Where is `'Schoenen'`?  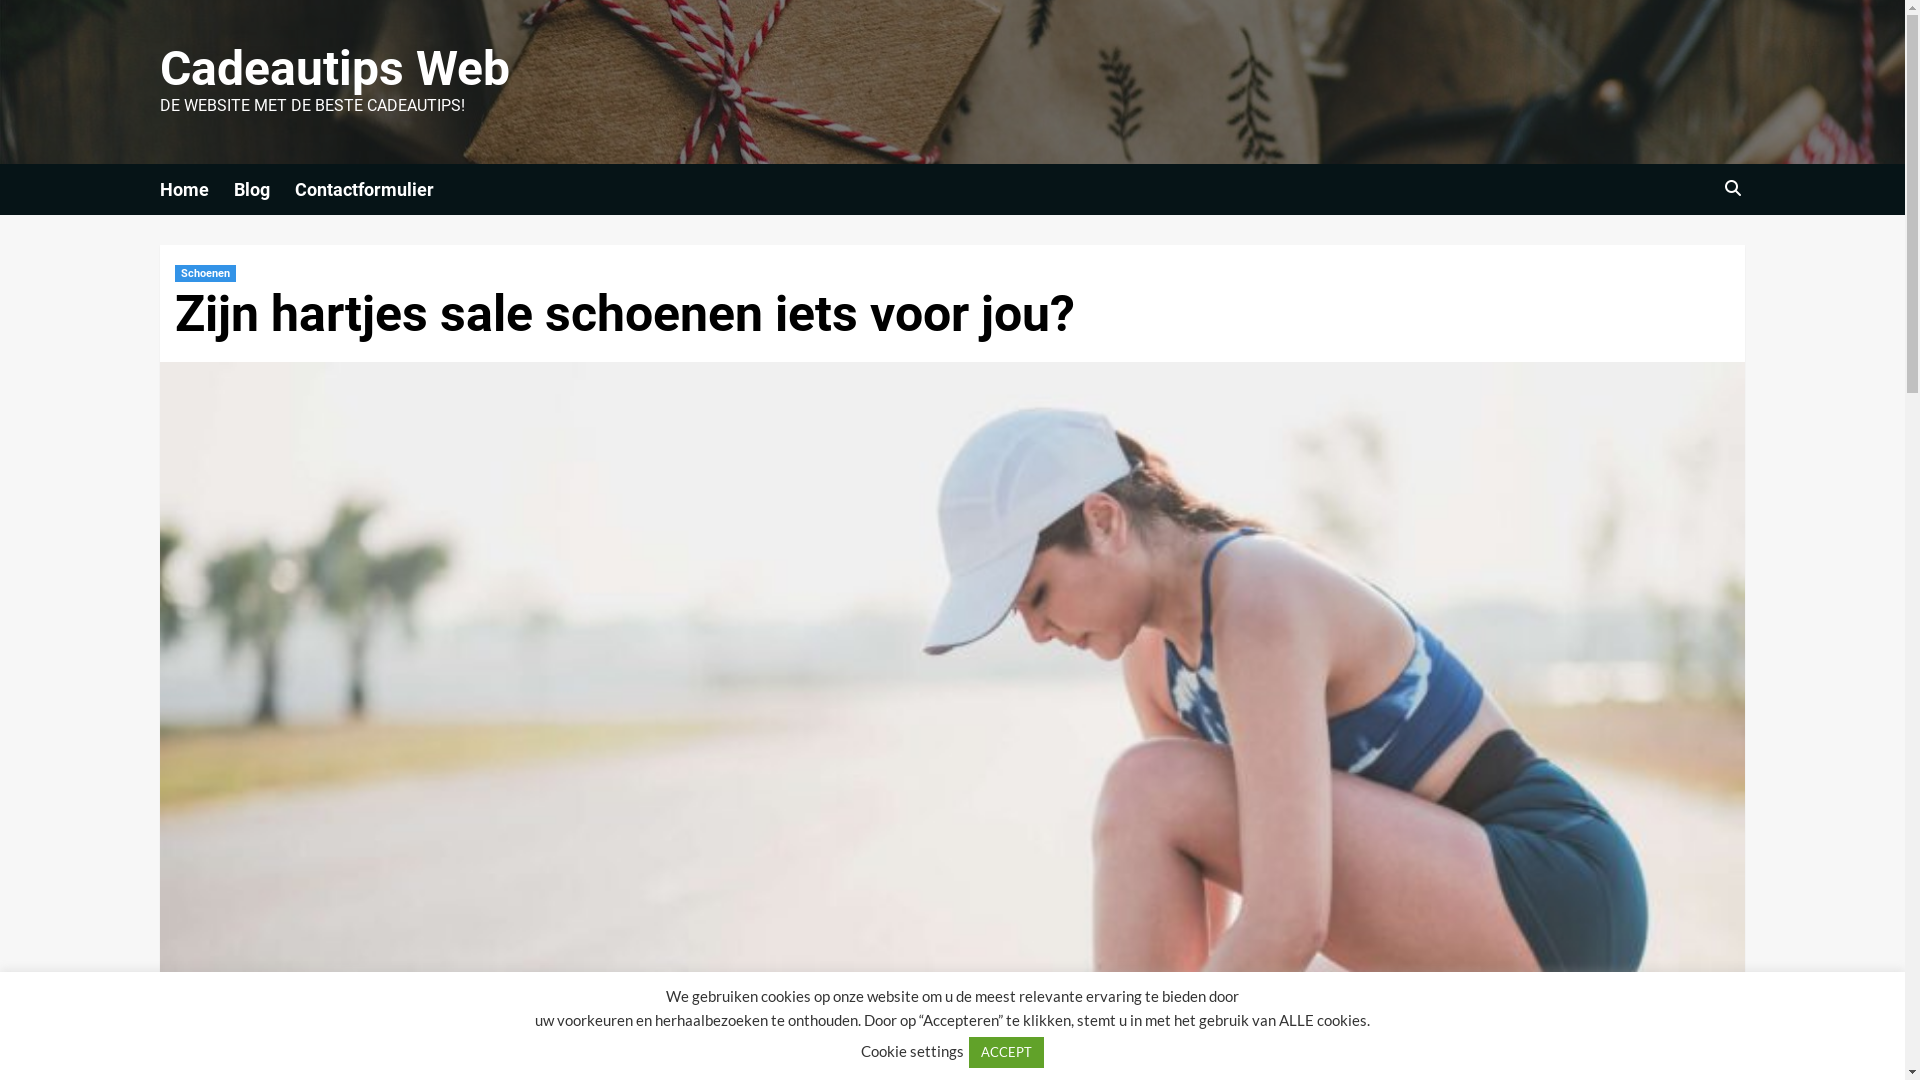 'Schoenen' is located at coordinates (205, 273).